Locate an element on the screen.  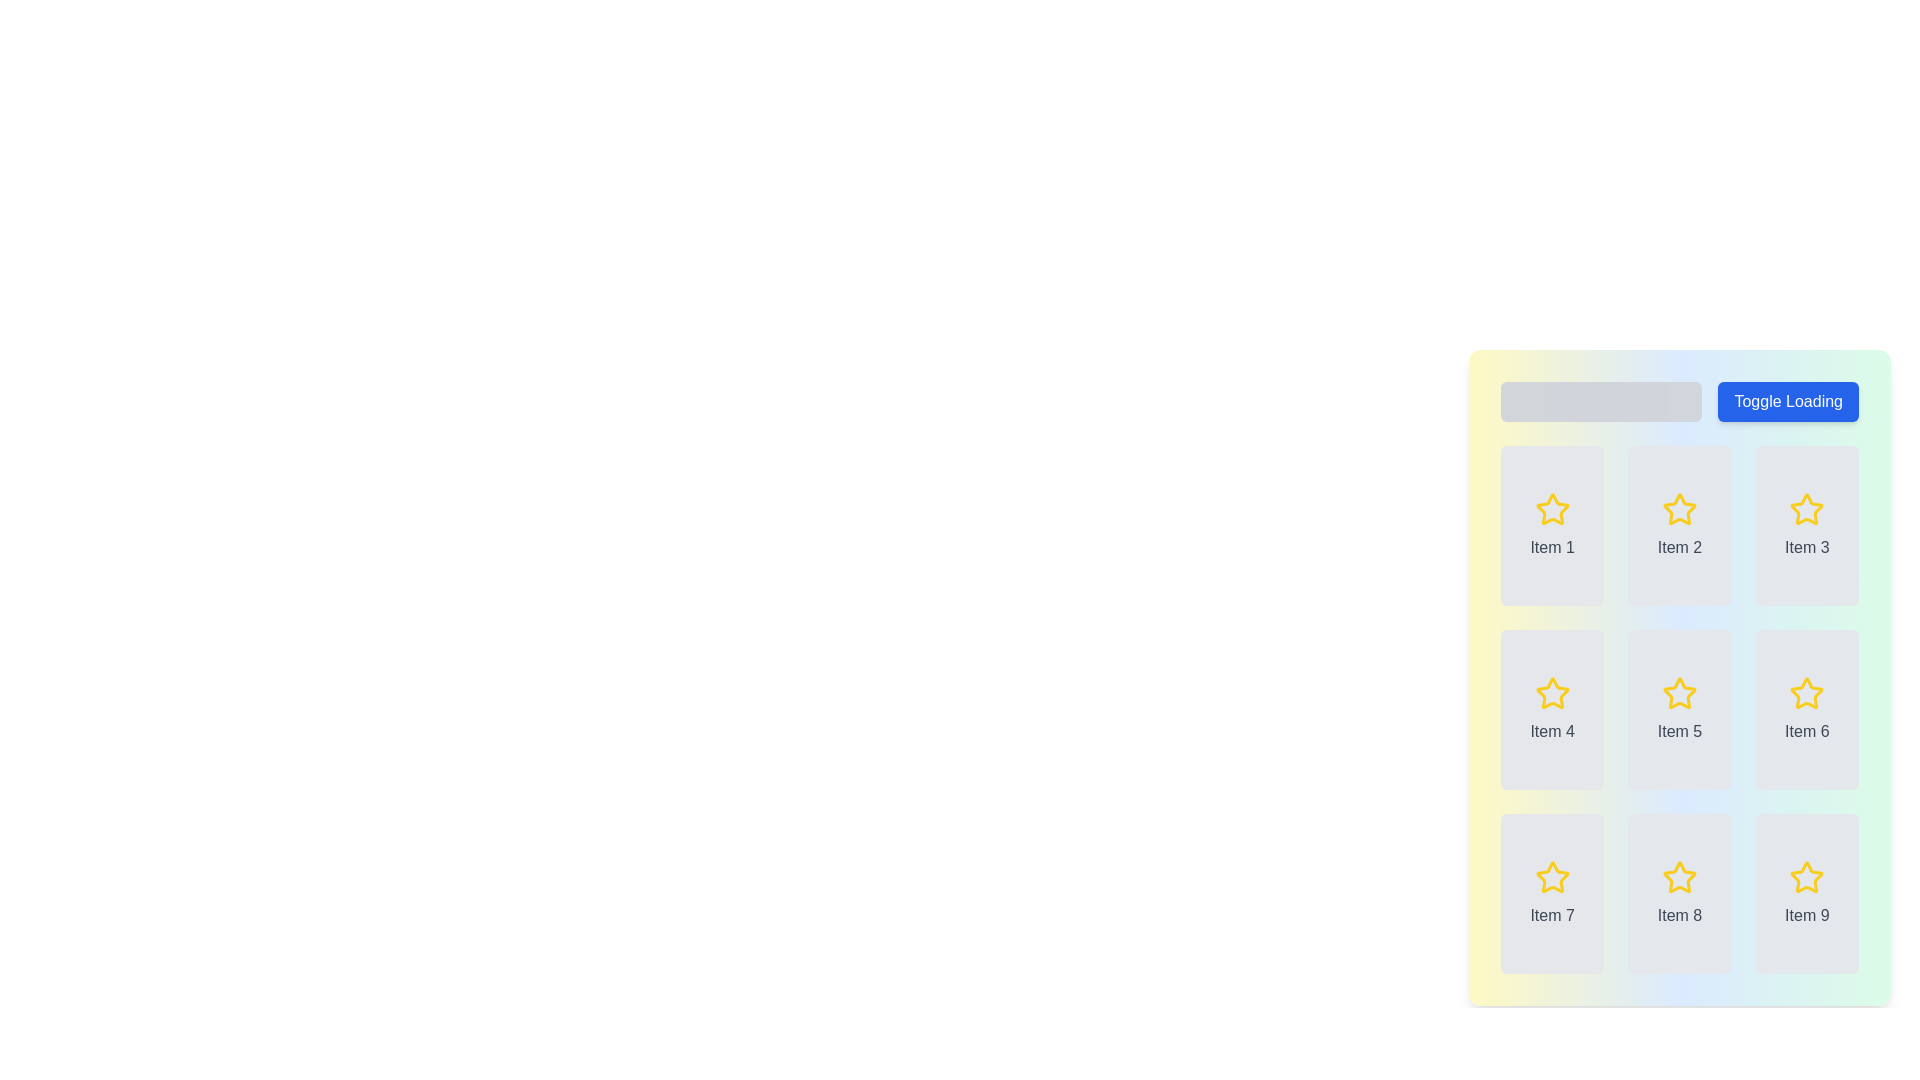
the card-like UI component located in the middle cell of the second row of the grid layout, which contains an icon and text, to interact with it is located at coordinates (1680, 708).